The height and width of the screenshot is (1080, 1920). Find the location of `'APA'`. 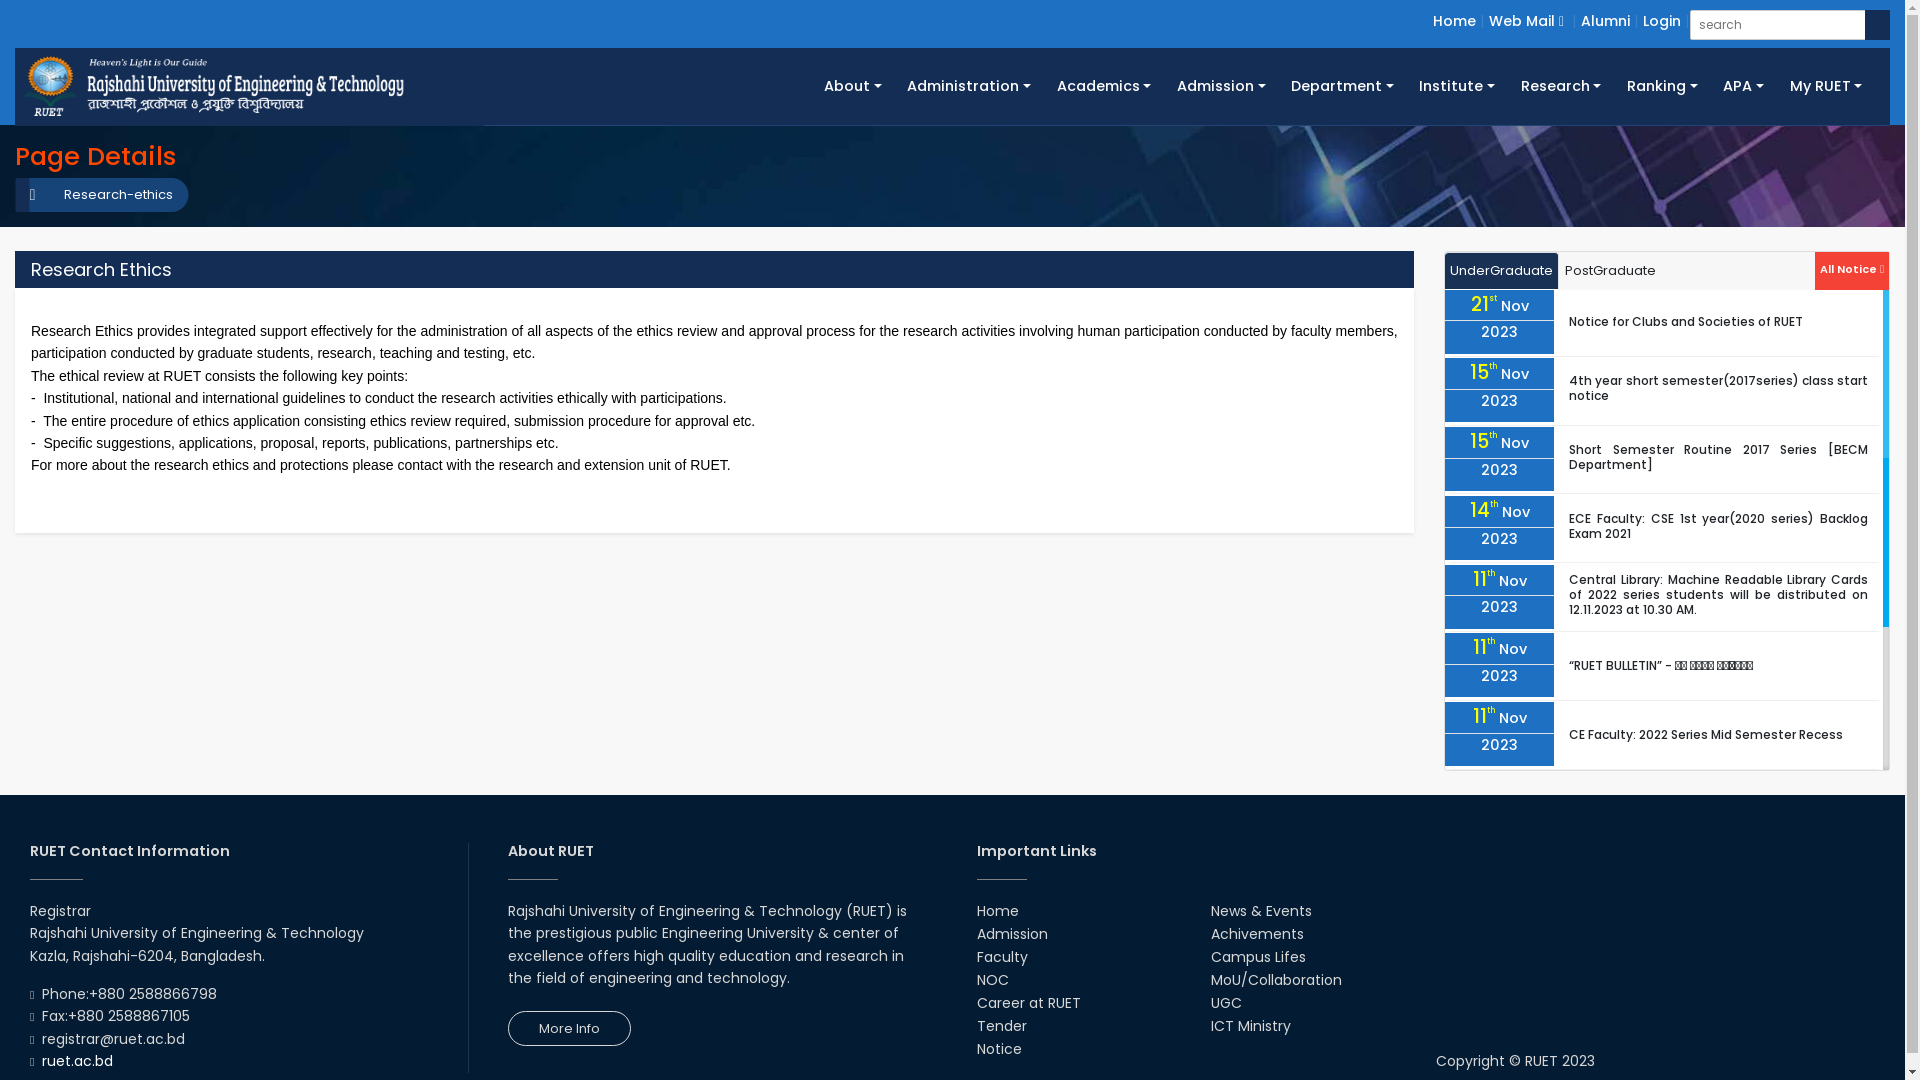

'APA' is located at coordinates (1741, 85).